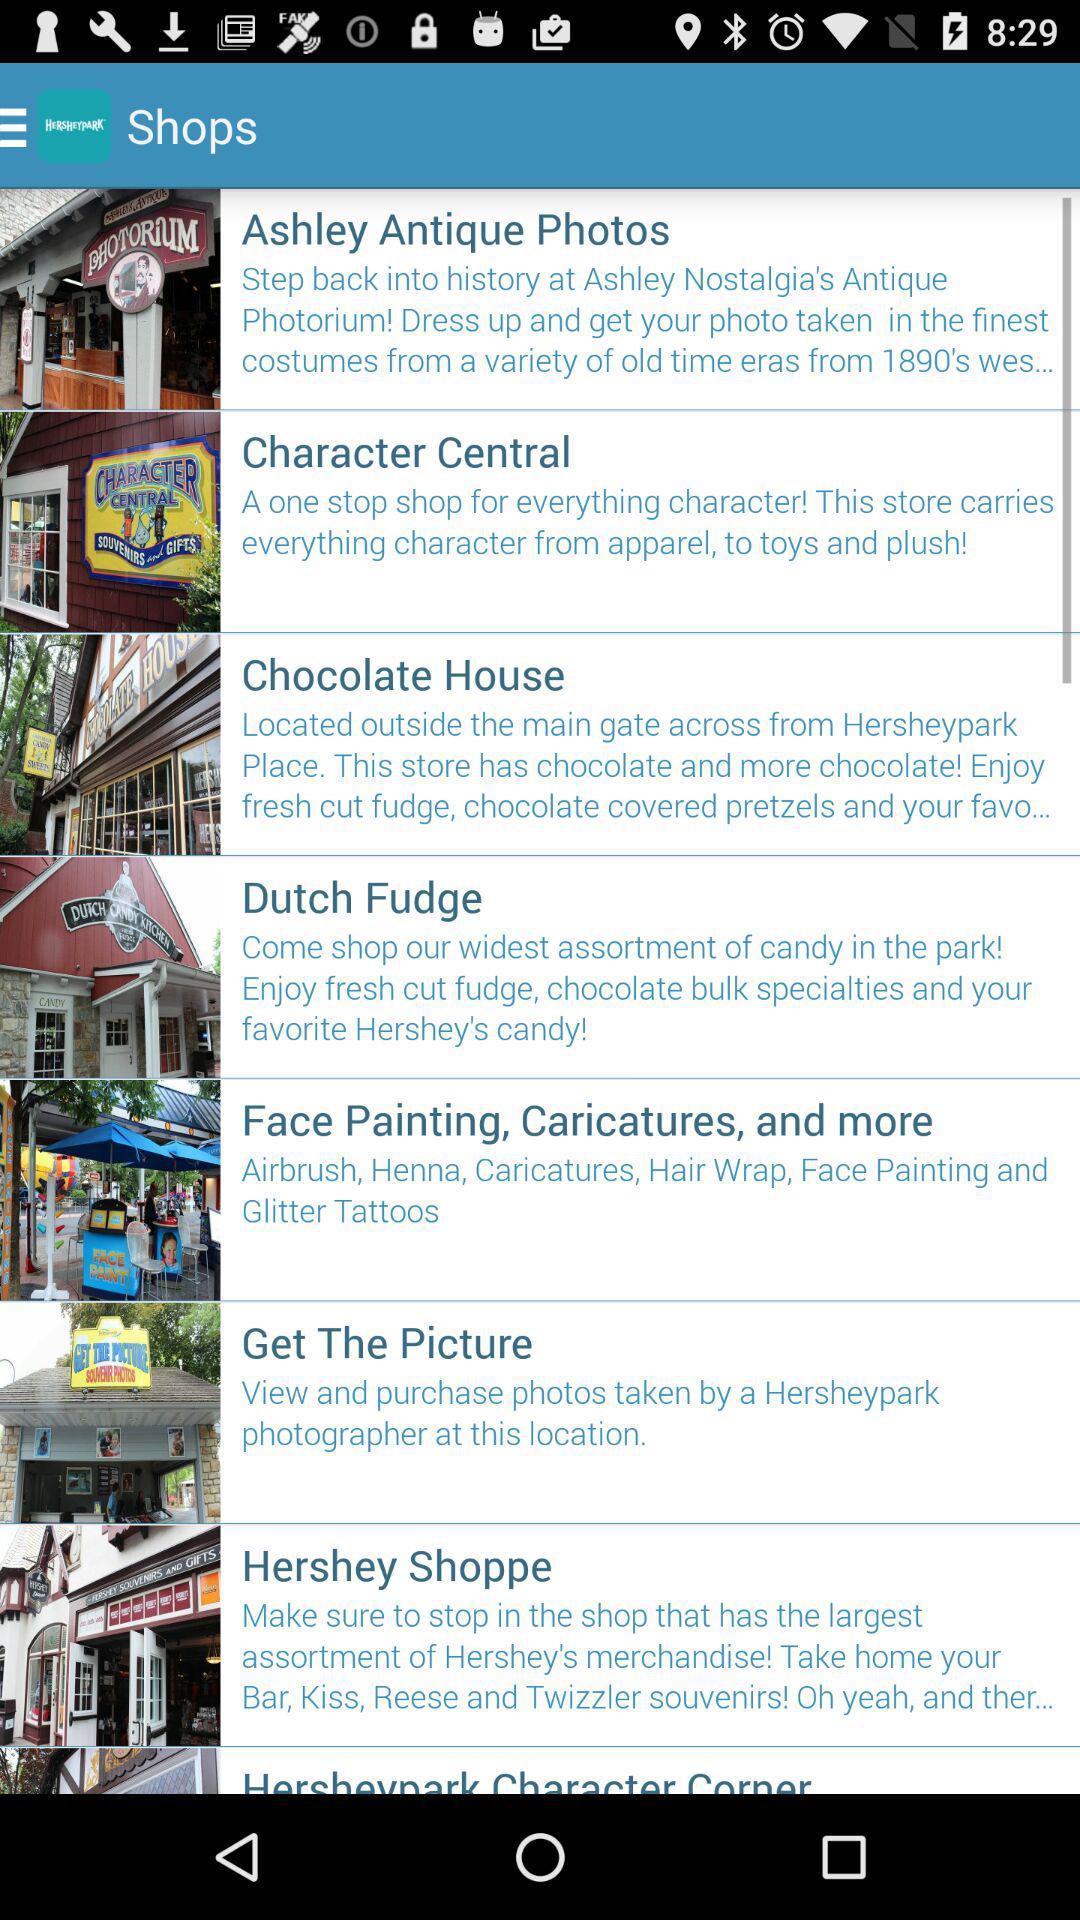 The image size is (1080, 1920). Describe the element at coordinates (650, 1217) in the screenshot. I see `the airbrush henna caricatures icon` at that location.